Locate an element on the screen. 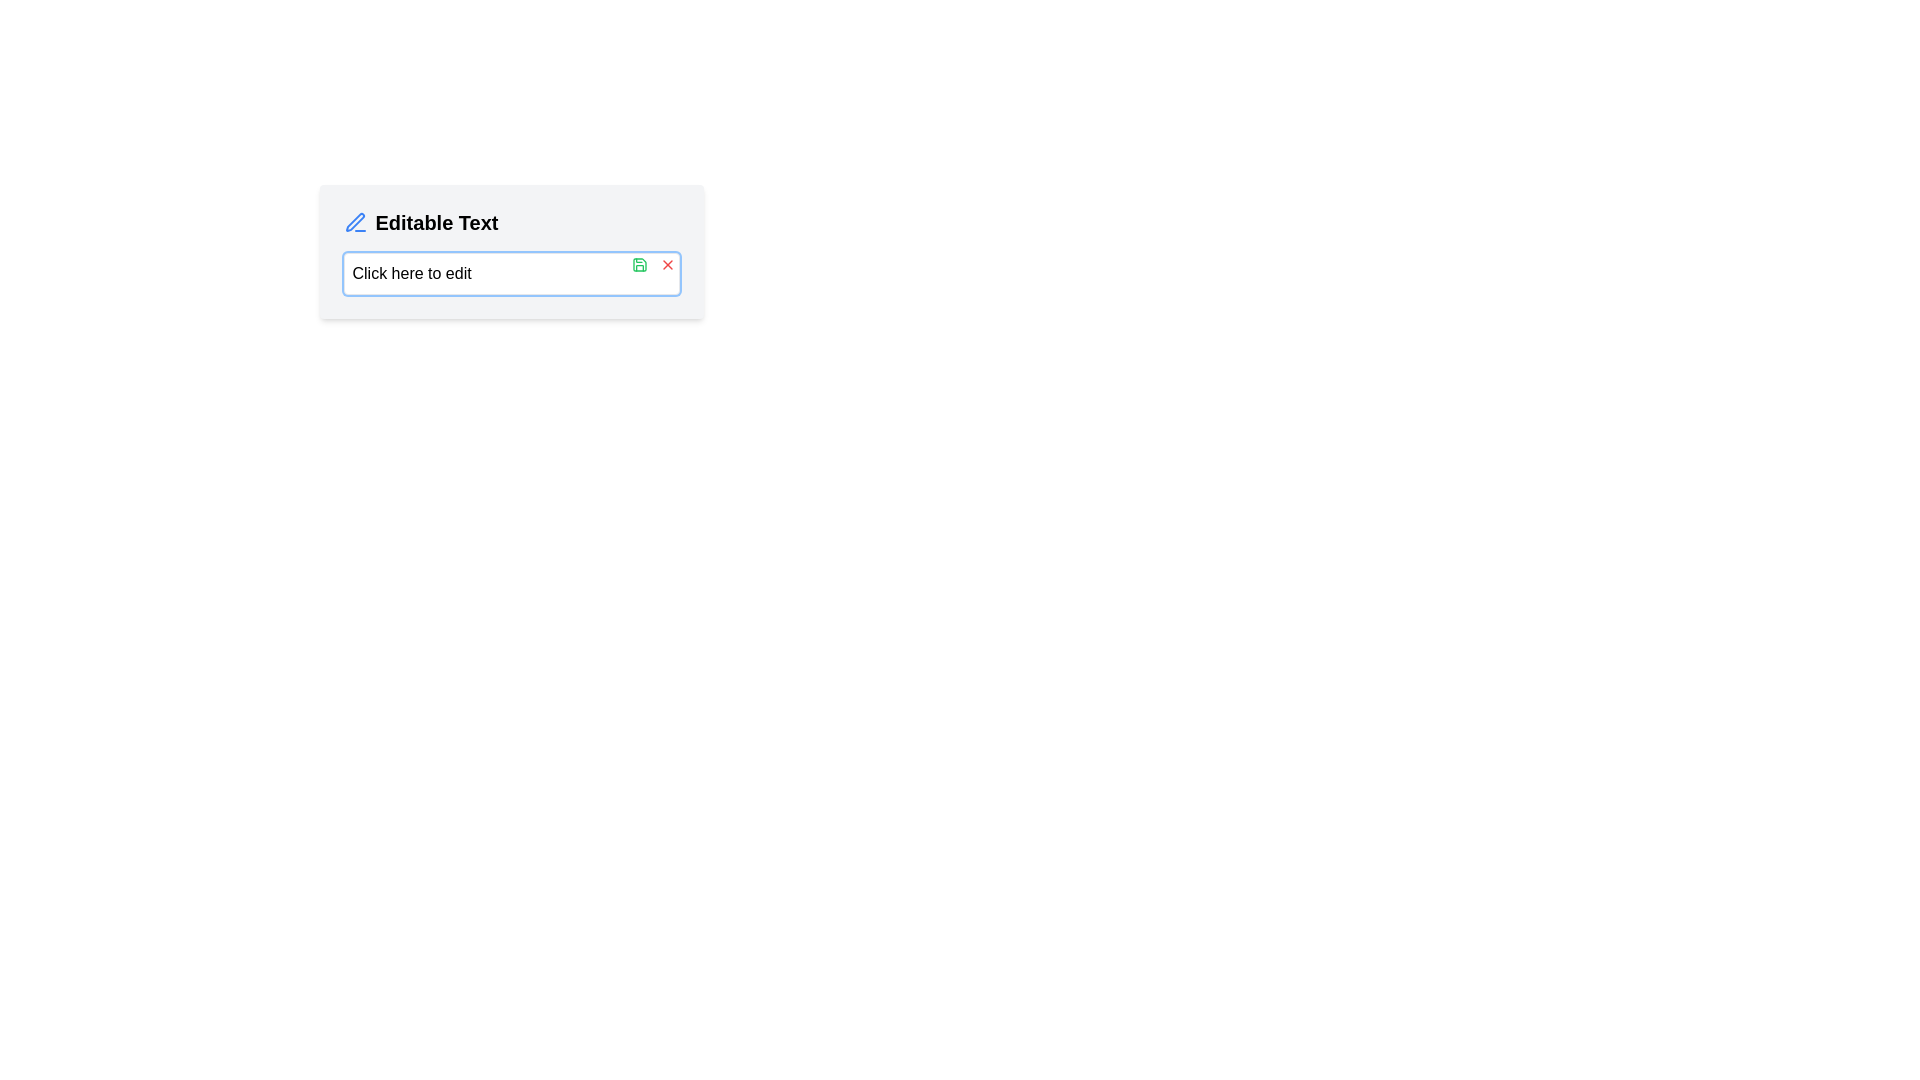 The image size is (1920, 1080). the cancel icon located in the icon group to the right of the editable input field labeled 'Click here is located at coordinates (653, 264).